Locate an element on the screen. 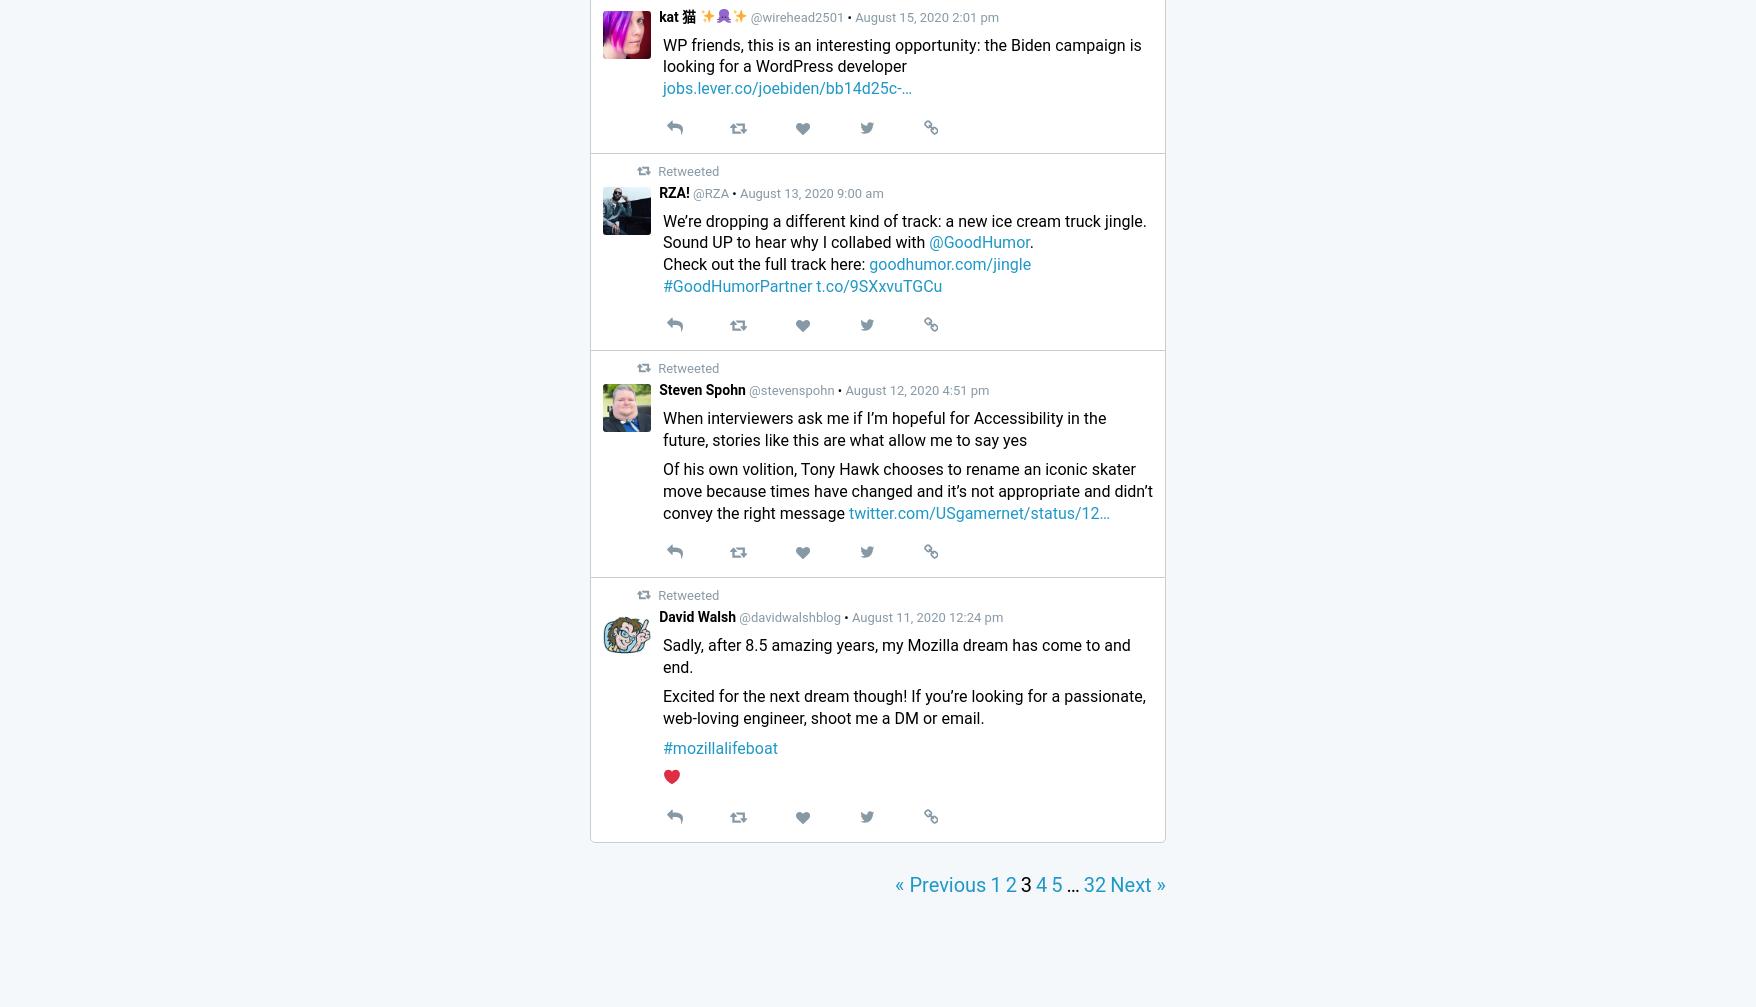 This screenshot has width=1756, height=1007. 'Next »' is located at coordinates (1138, 883).